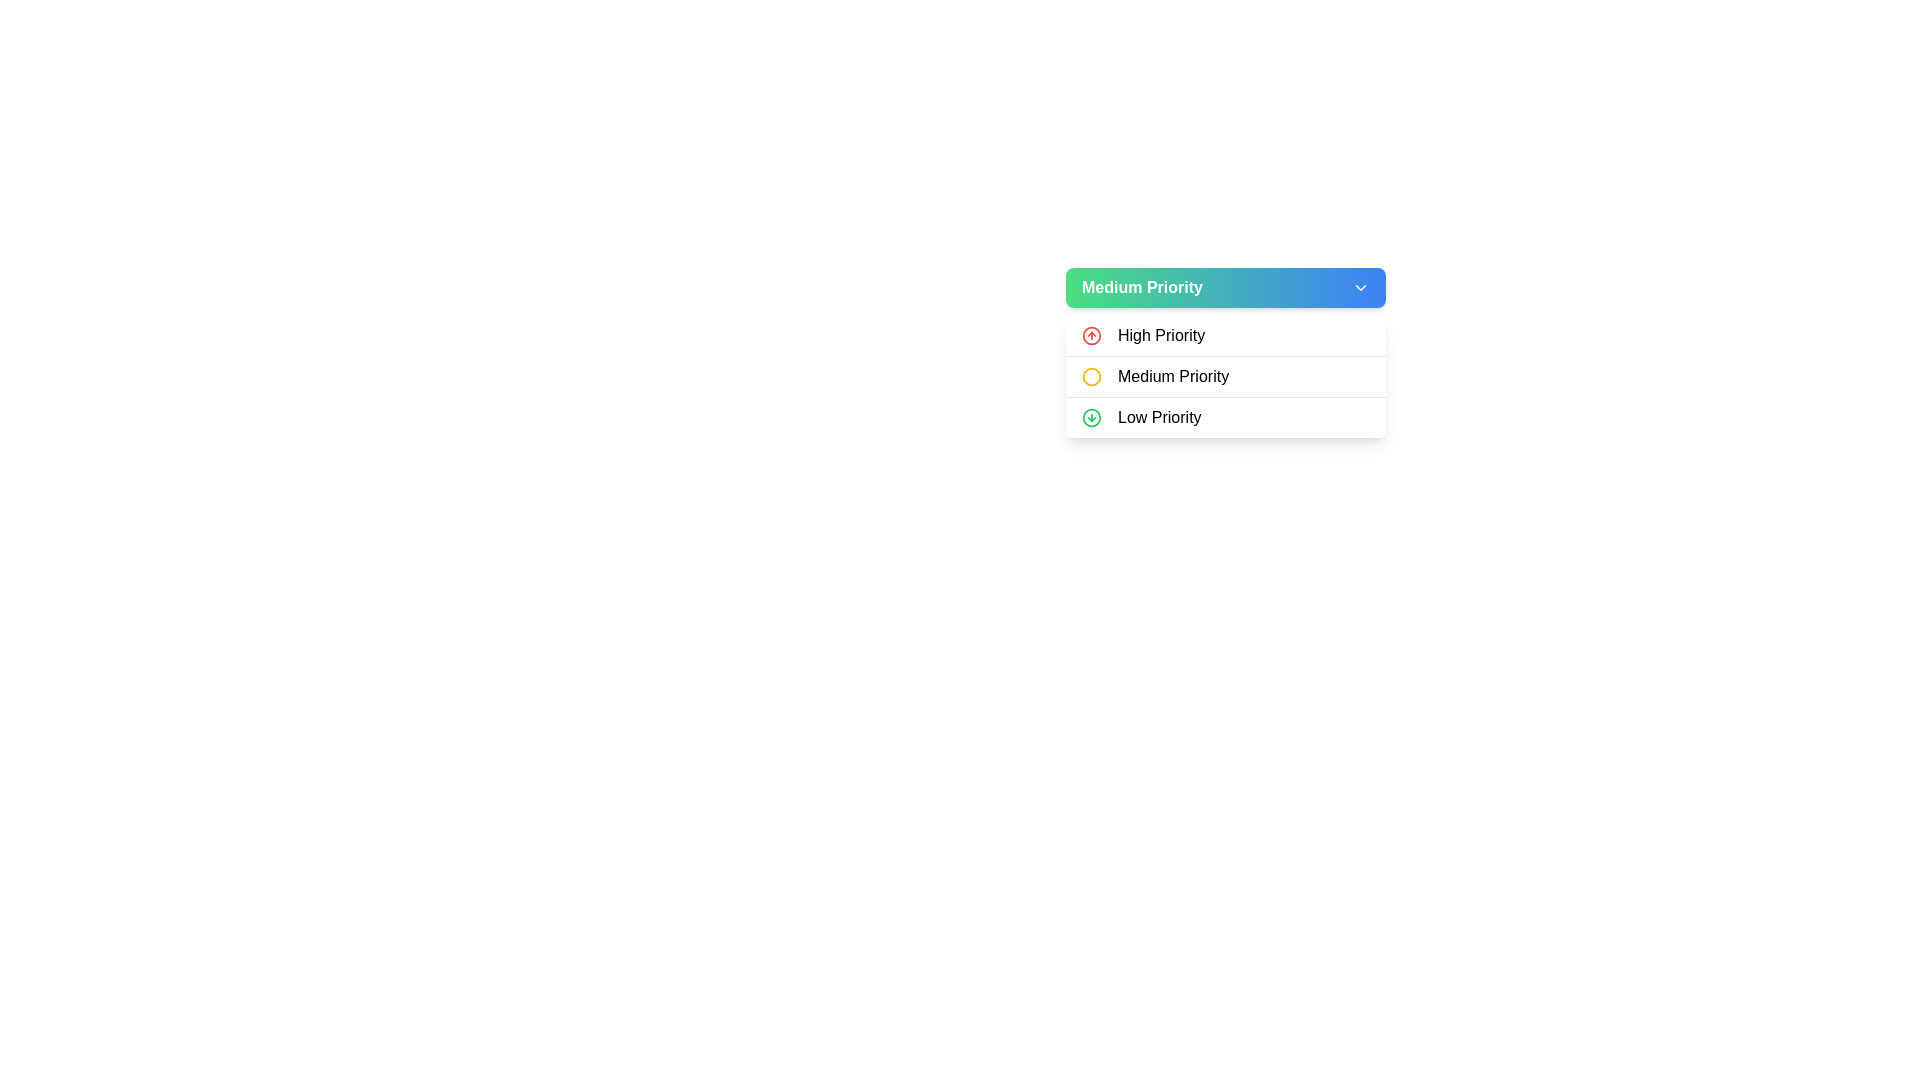  Describe the element at coordinates (1090, 416) in the screenshot. I see `the circular icon with a green border and a central red downward arrow, which indicates the 'Low Priority' option in the pop-up dropdown menu` at that location.